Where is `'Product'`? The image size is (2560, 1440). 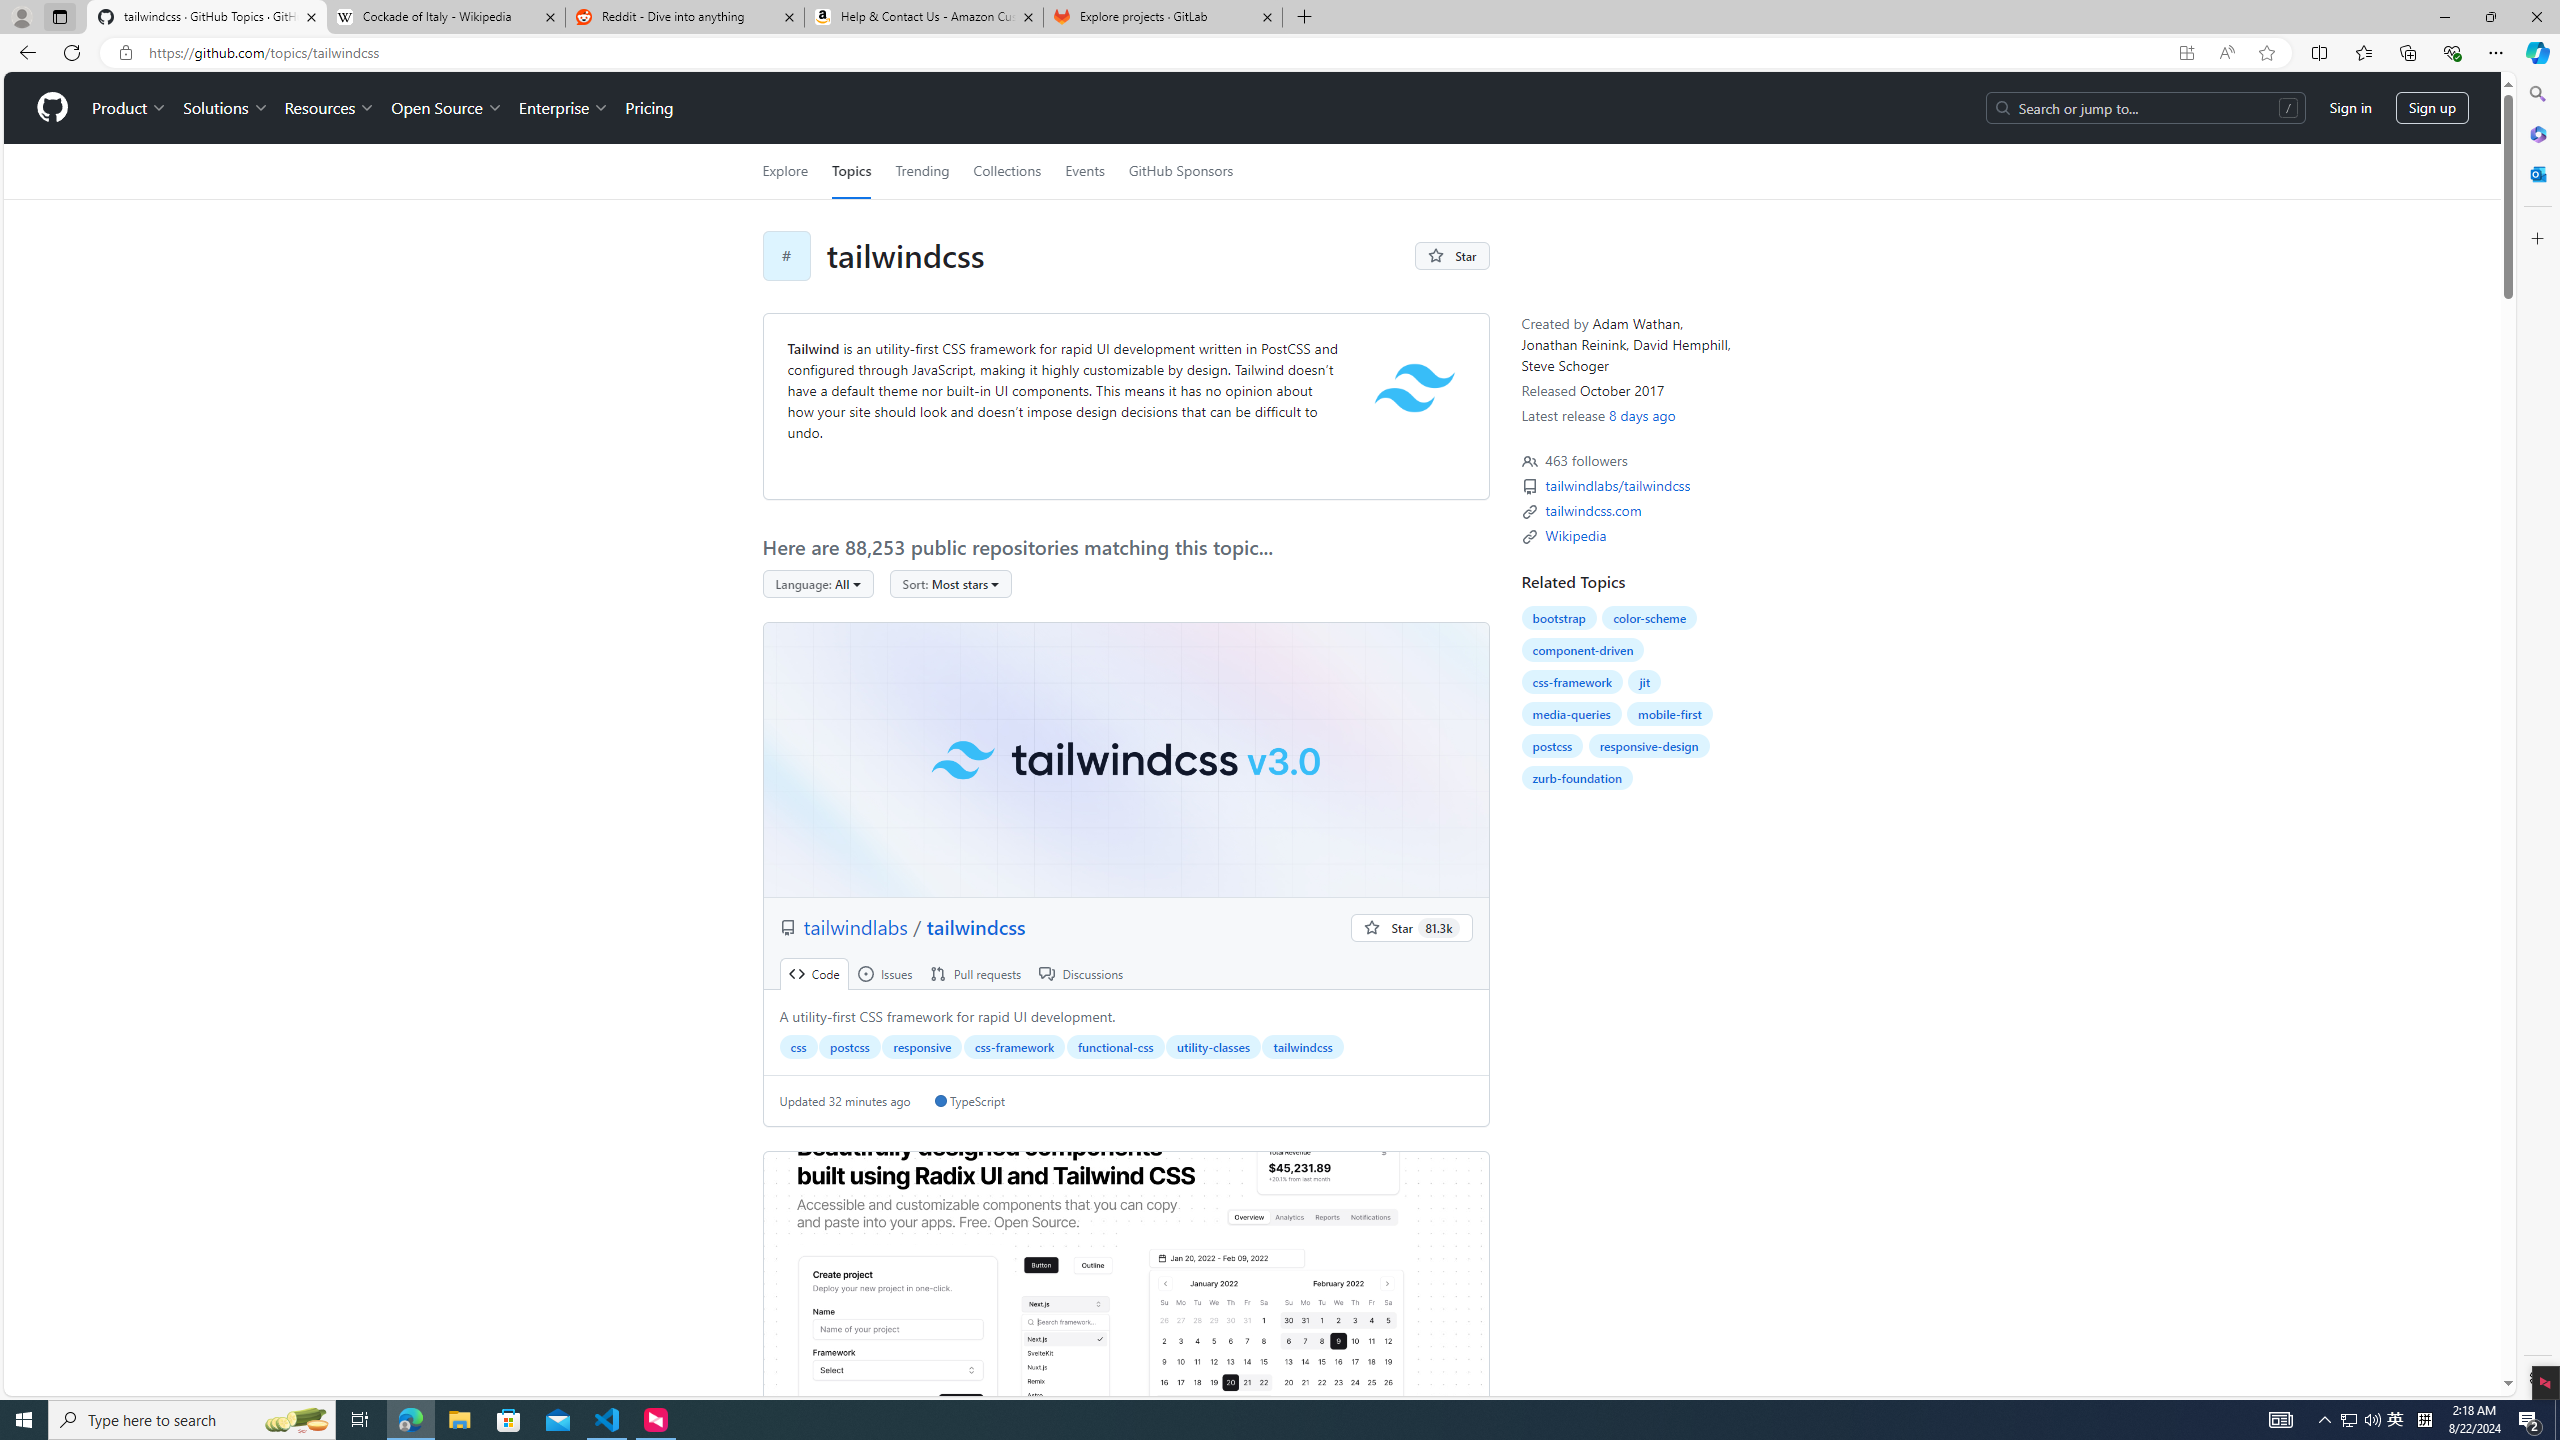 'Product' is located at coordinates (130, 107).